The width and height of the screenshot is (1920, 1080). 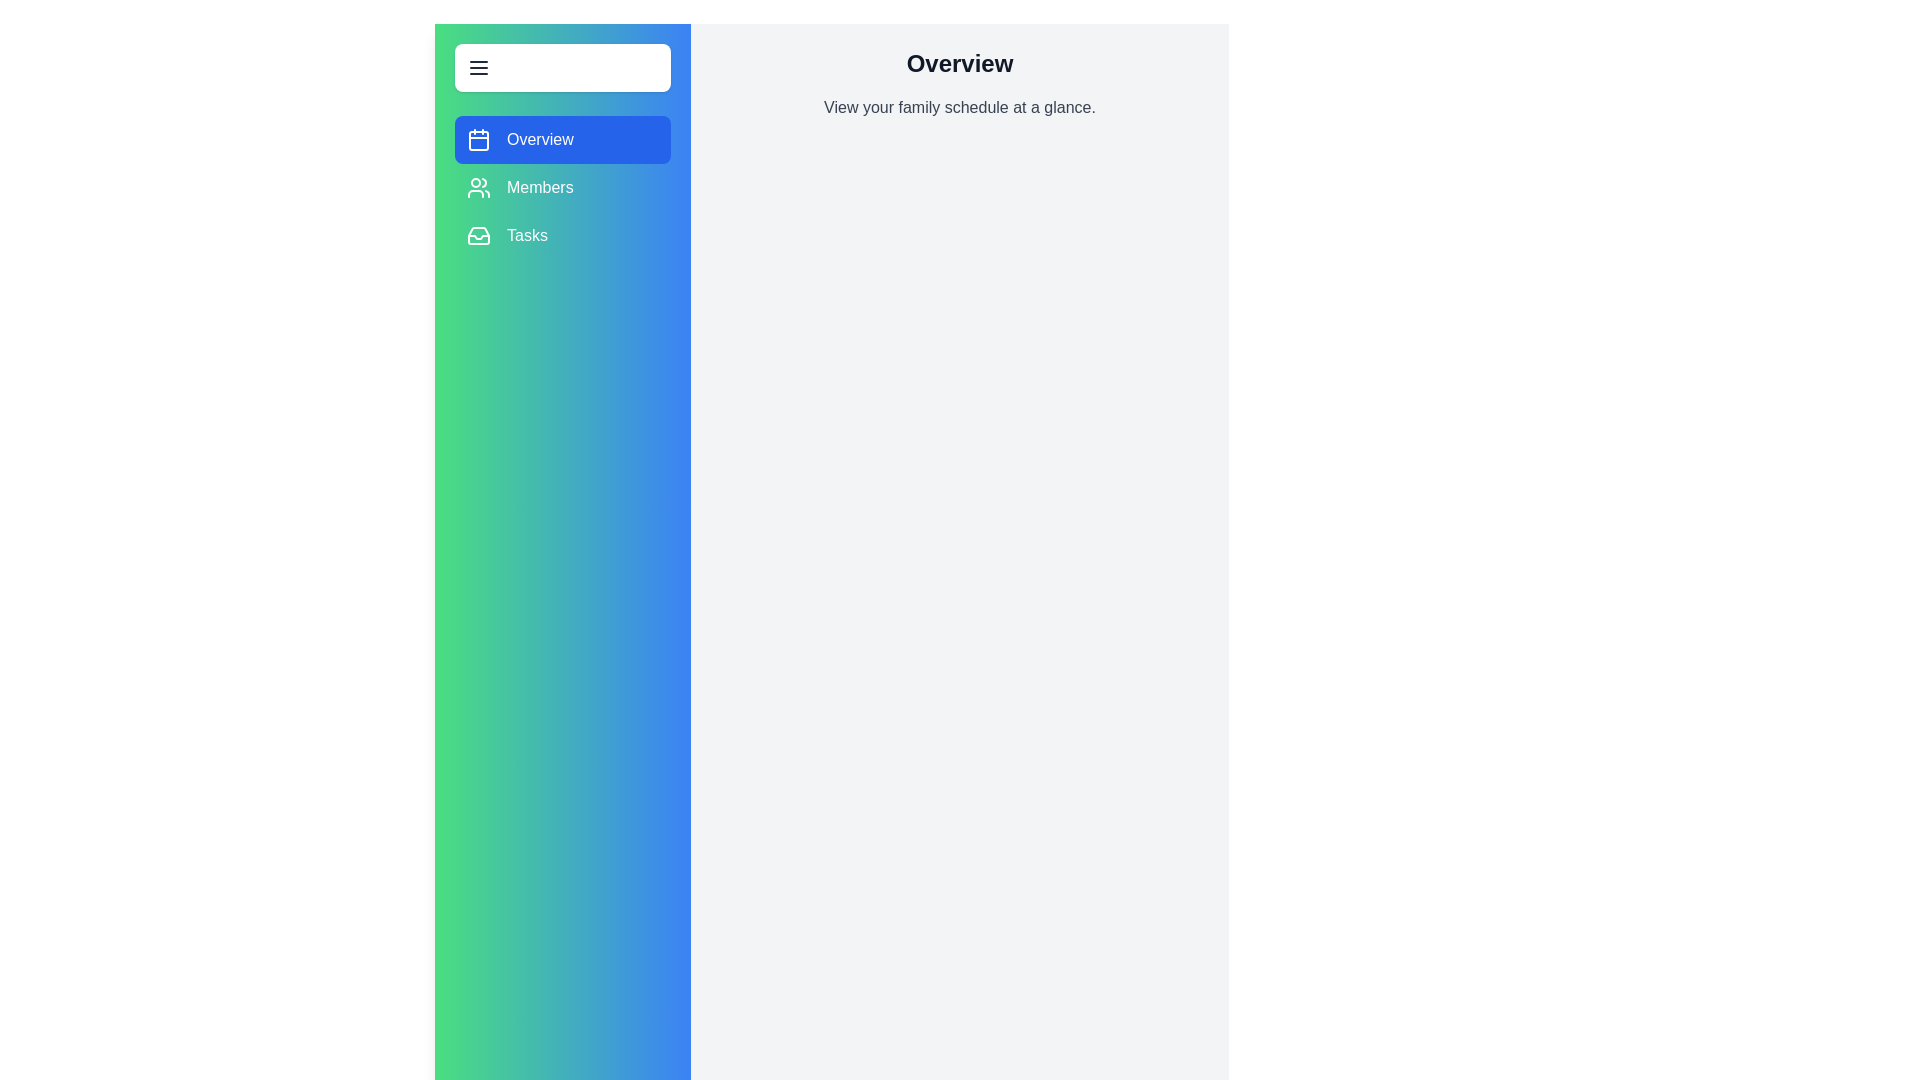 I want to click on the menu toggle button to toggle the side menu visibility, so click(x=561, y=67).